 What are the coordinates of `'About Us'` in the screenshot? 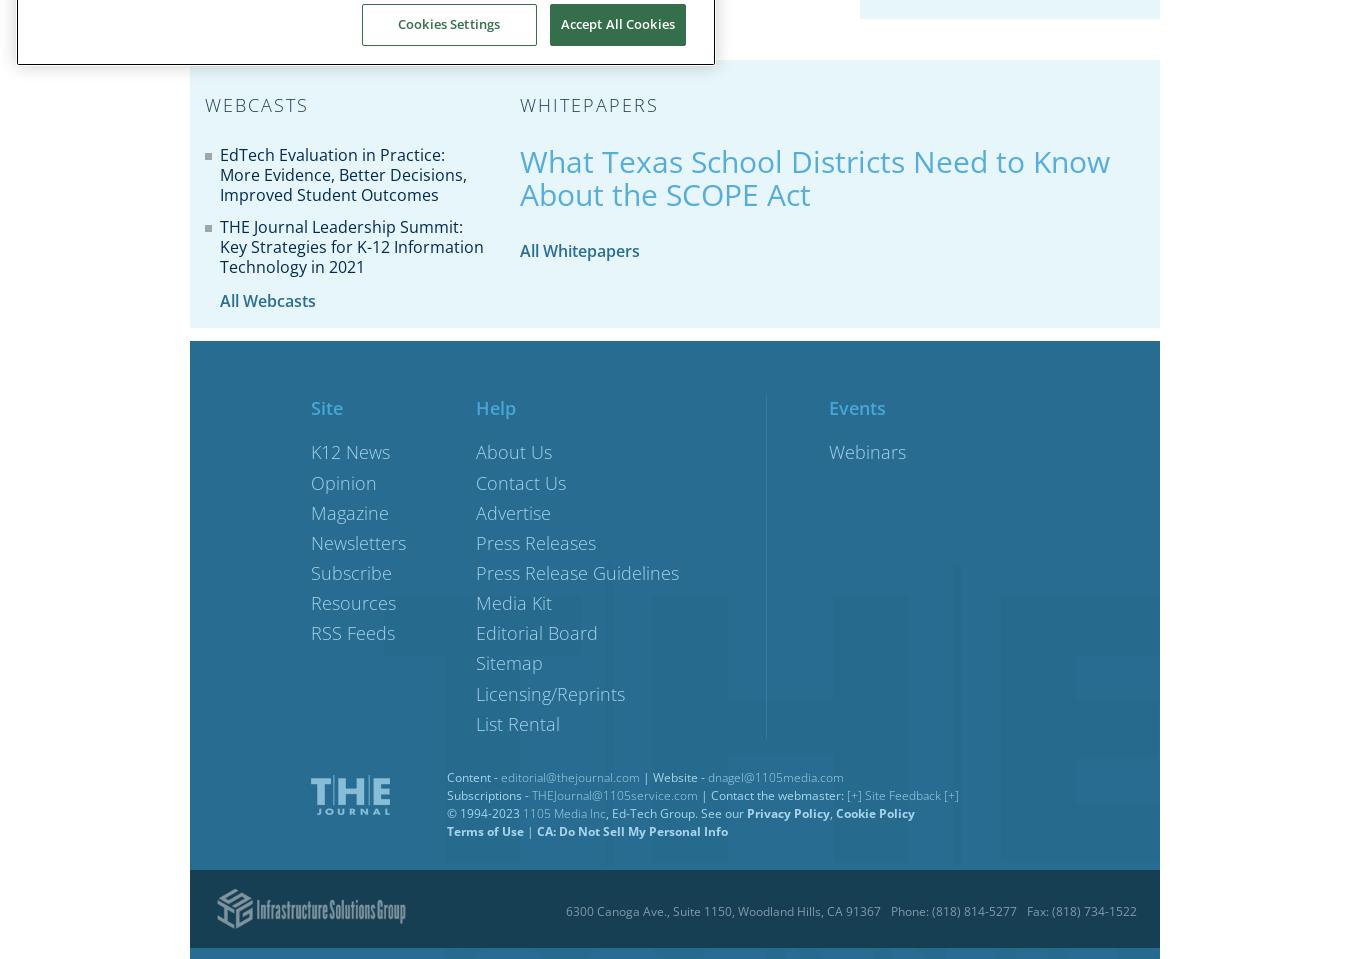 It's located at (512, 450).